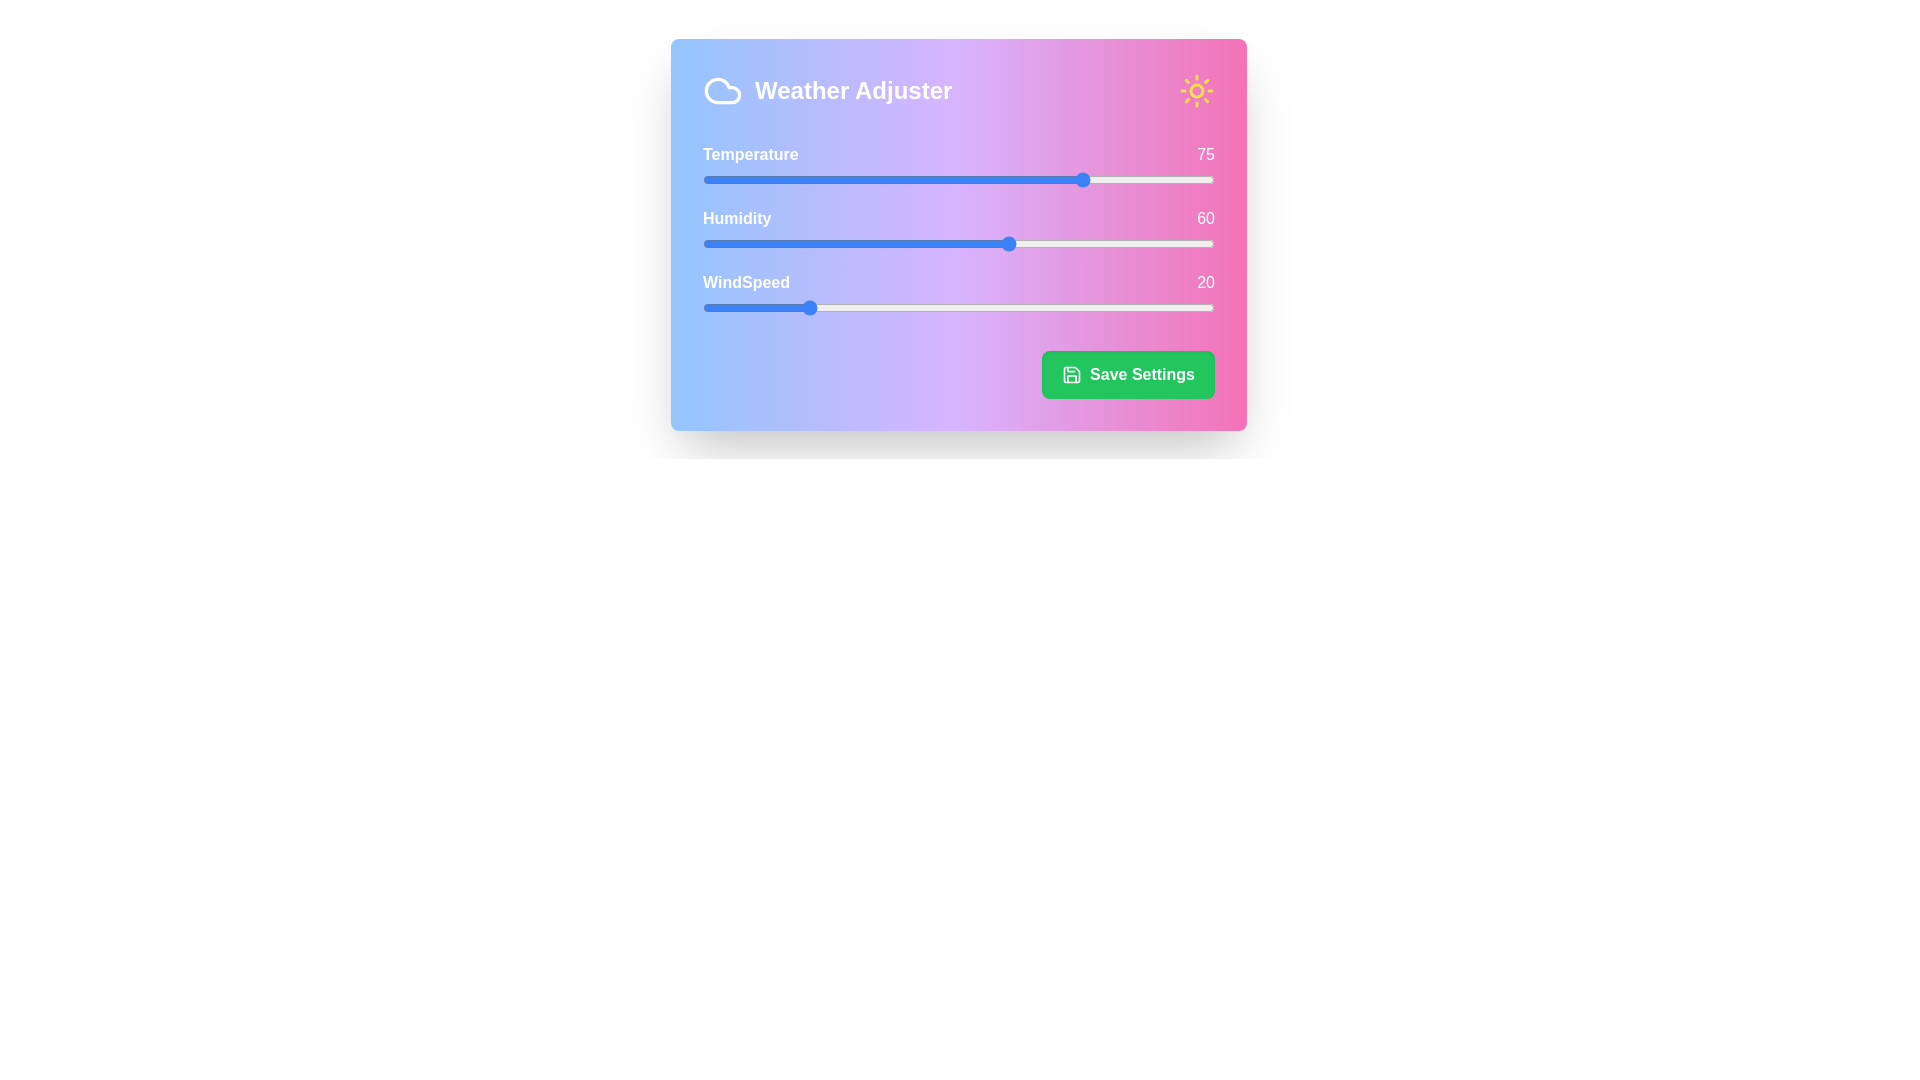 The width and height of the screenshot is (1920, 1080). I want to click on the wind speed, so click(794, 308).